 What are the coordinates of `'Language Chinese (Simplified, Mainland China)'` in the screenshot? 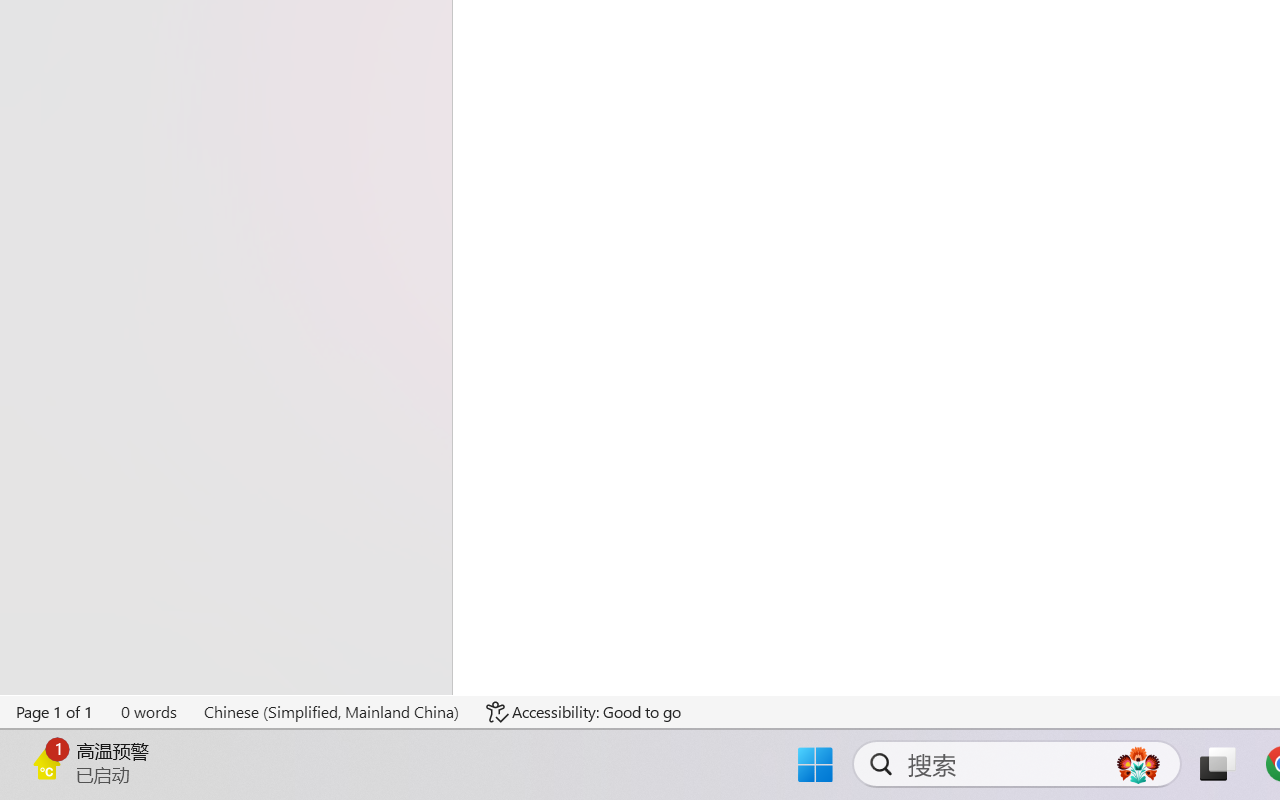 It's located at (331, 711).